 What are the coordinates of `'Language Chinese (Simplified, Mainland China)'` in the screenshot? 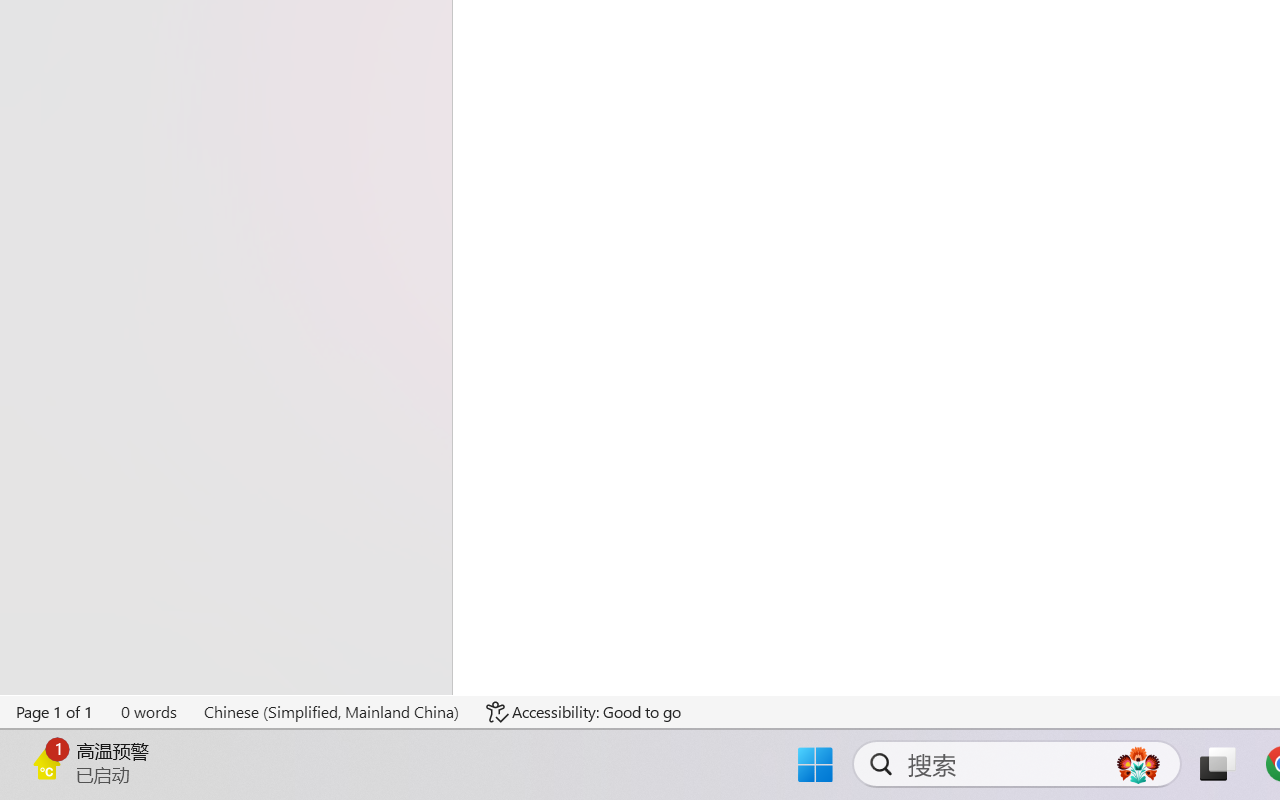 It's located at (331, 711).